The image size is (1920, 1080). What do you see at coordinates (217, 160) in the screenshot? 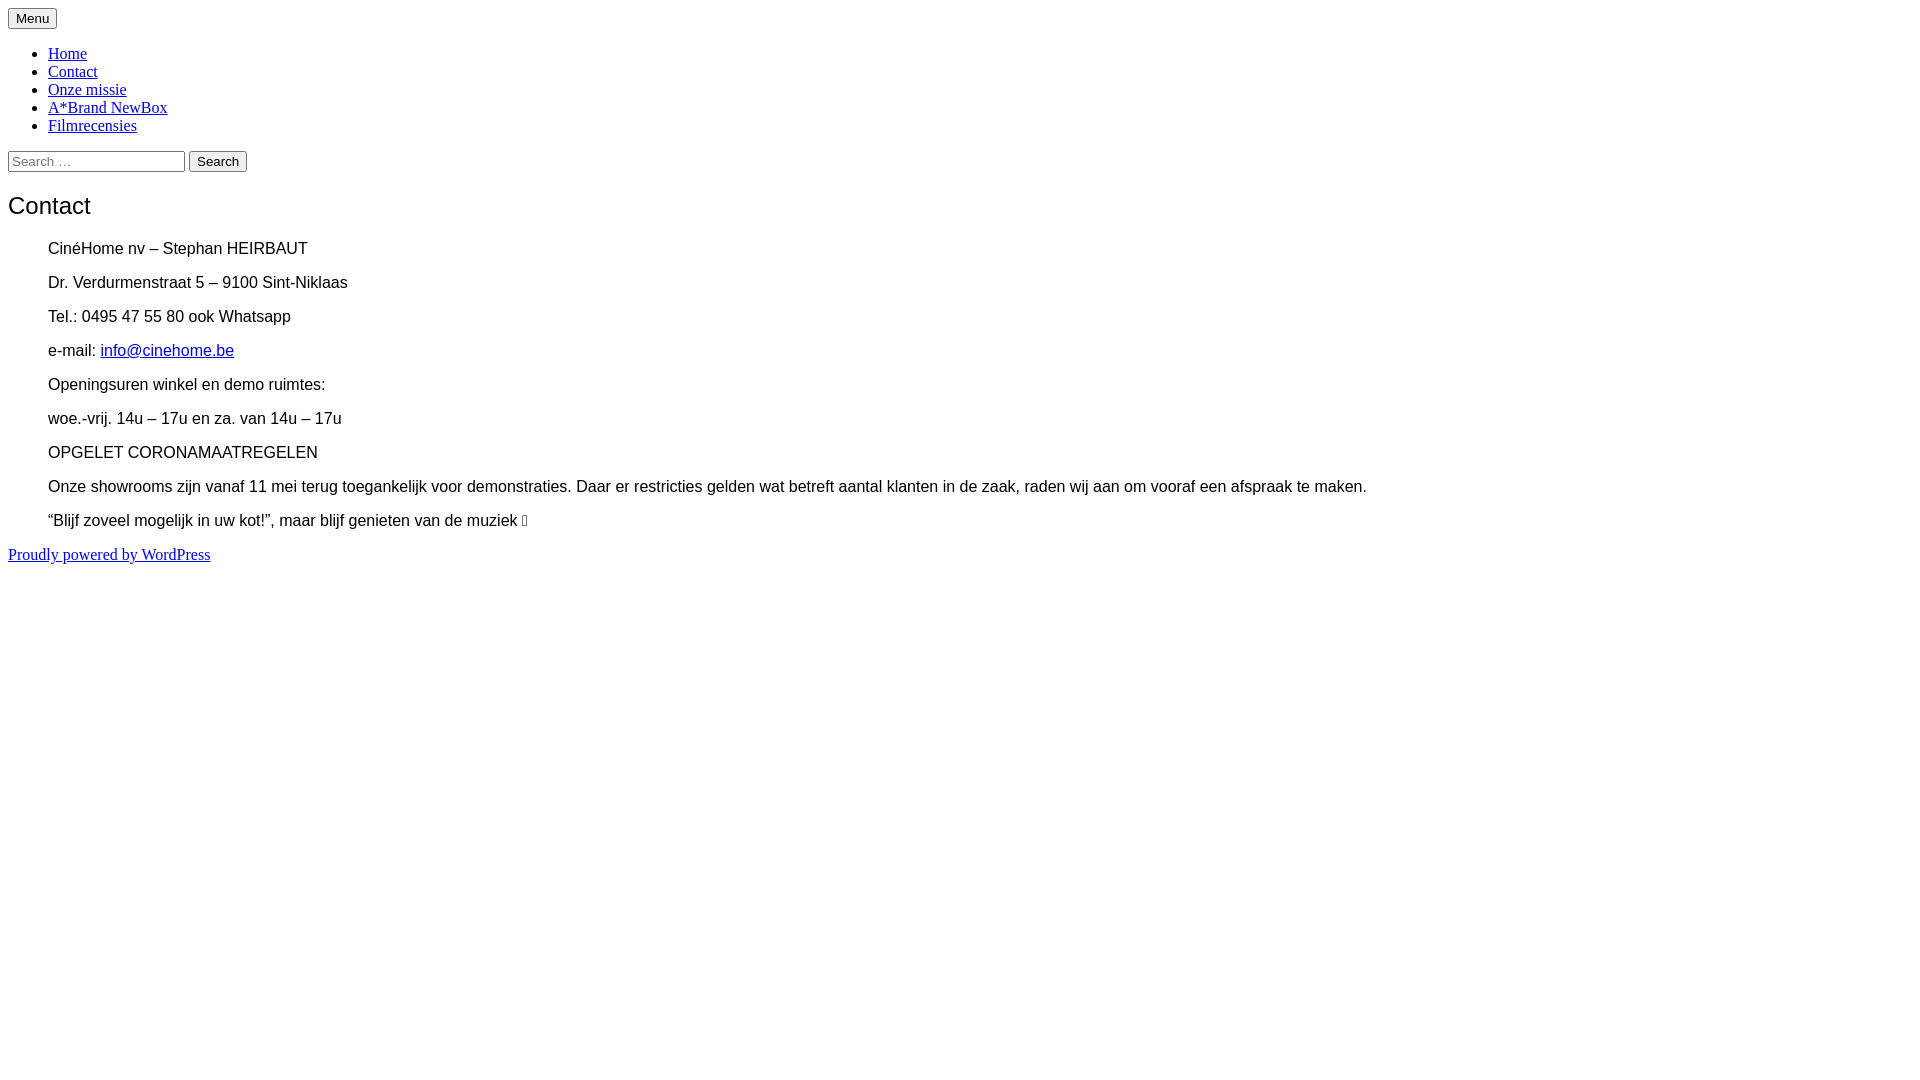
I see `'Search'` at bounding box center [217, 160].